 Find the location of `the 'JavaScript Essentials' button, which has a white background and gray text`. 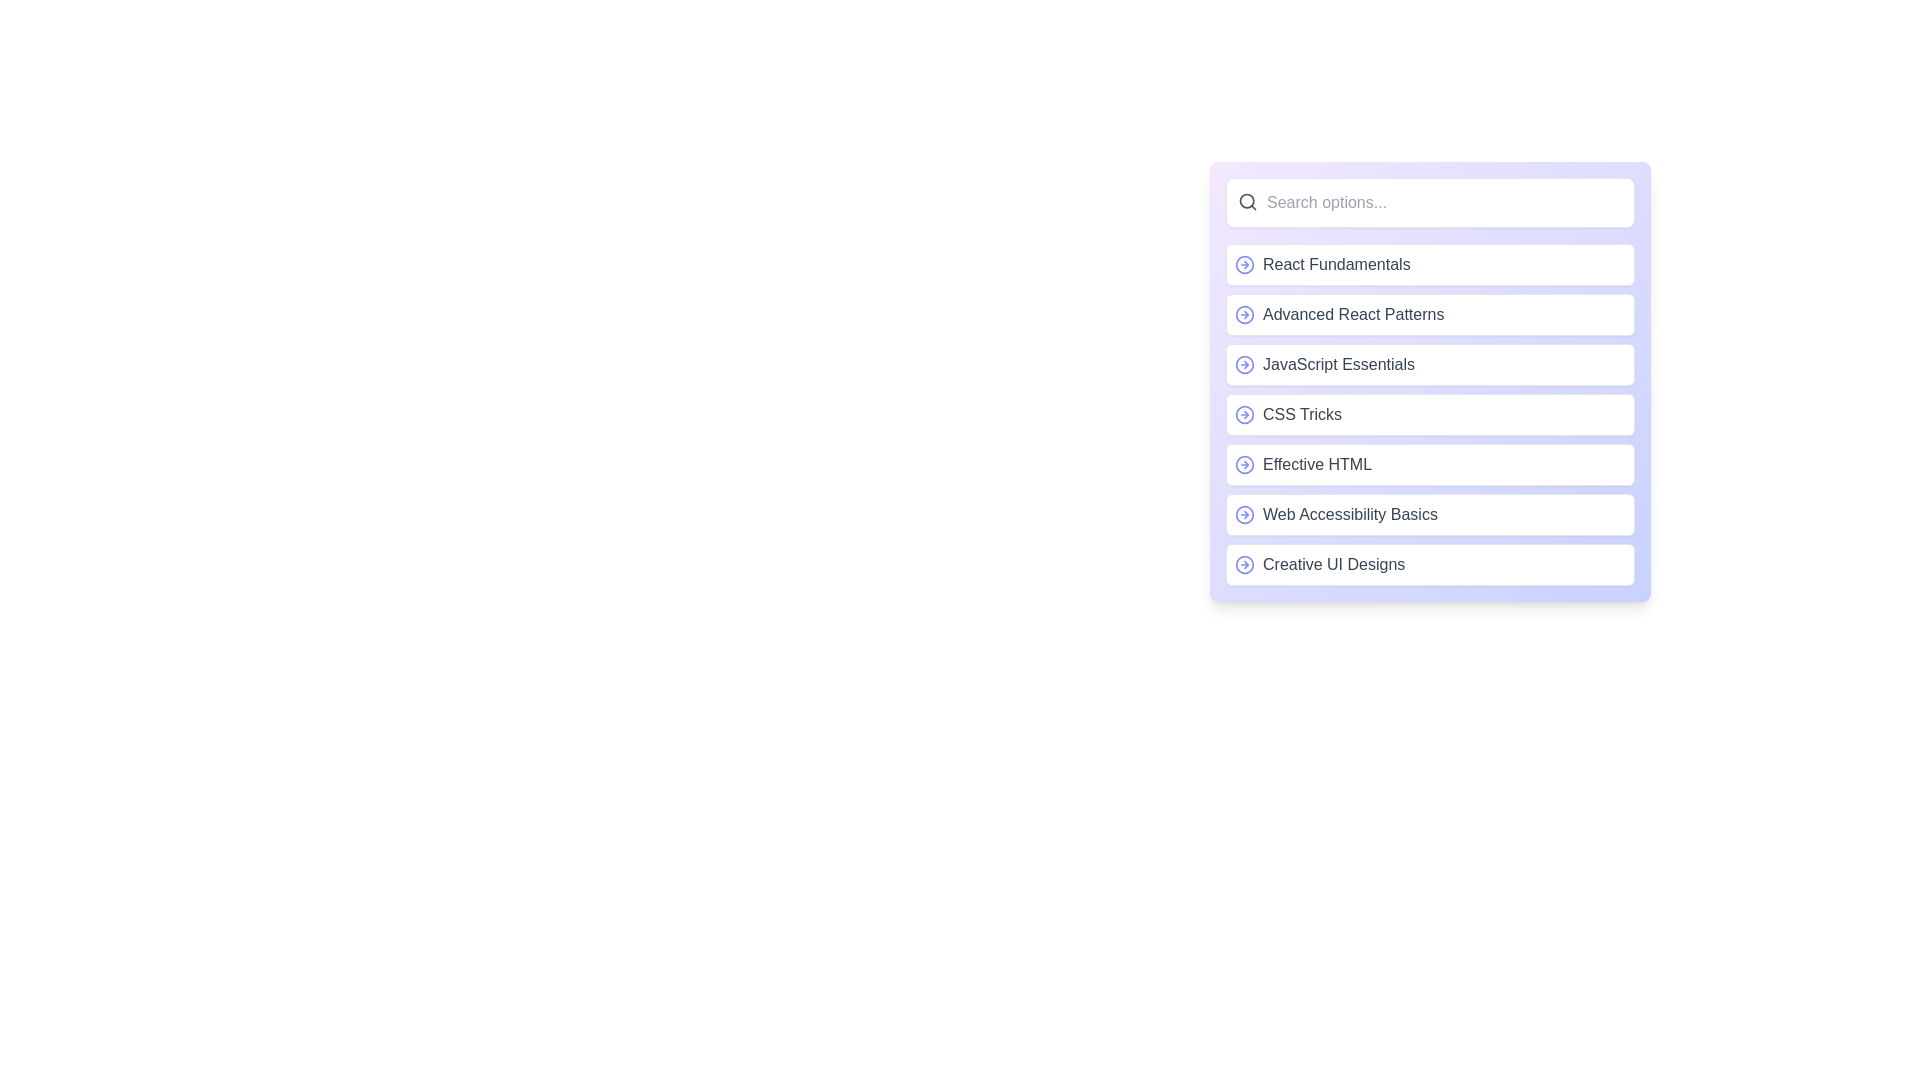

the 'JavaScript Essentials' button, which has a white background and gray text is located at coordinates (1429, 381).